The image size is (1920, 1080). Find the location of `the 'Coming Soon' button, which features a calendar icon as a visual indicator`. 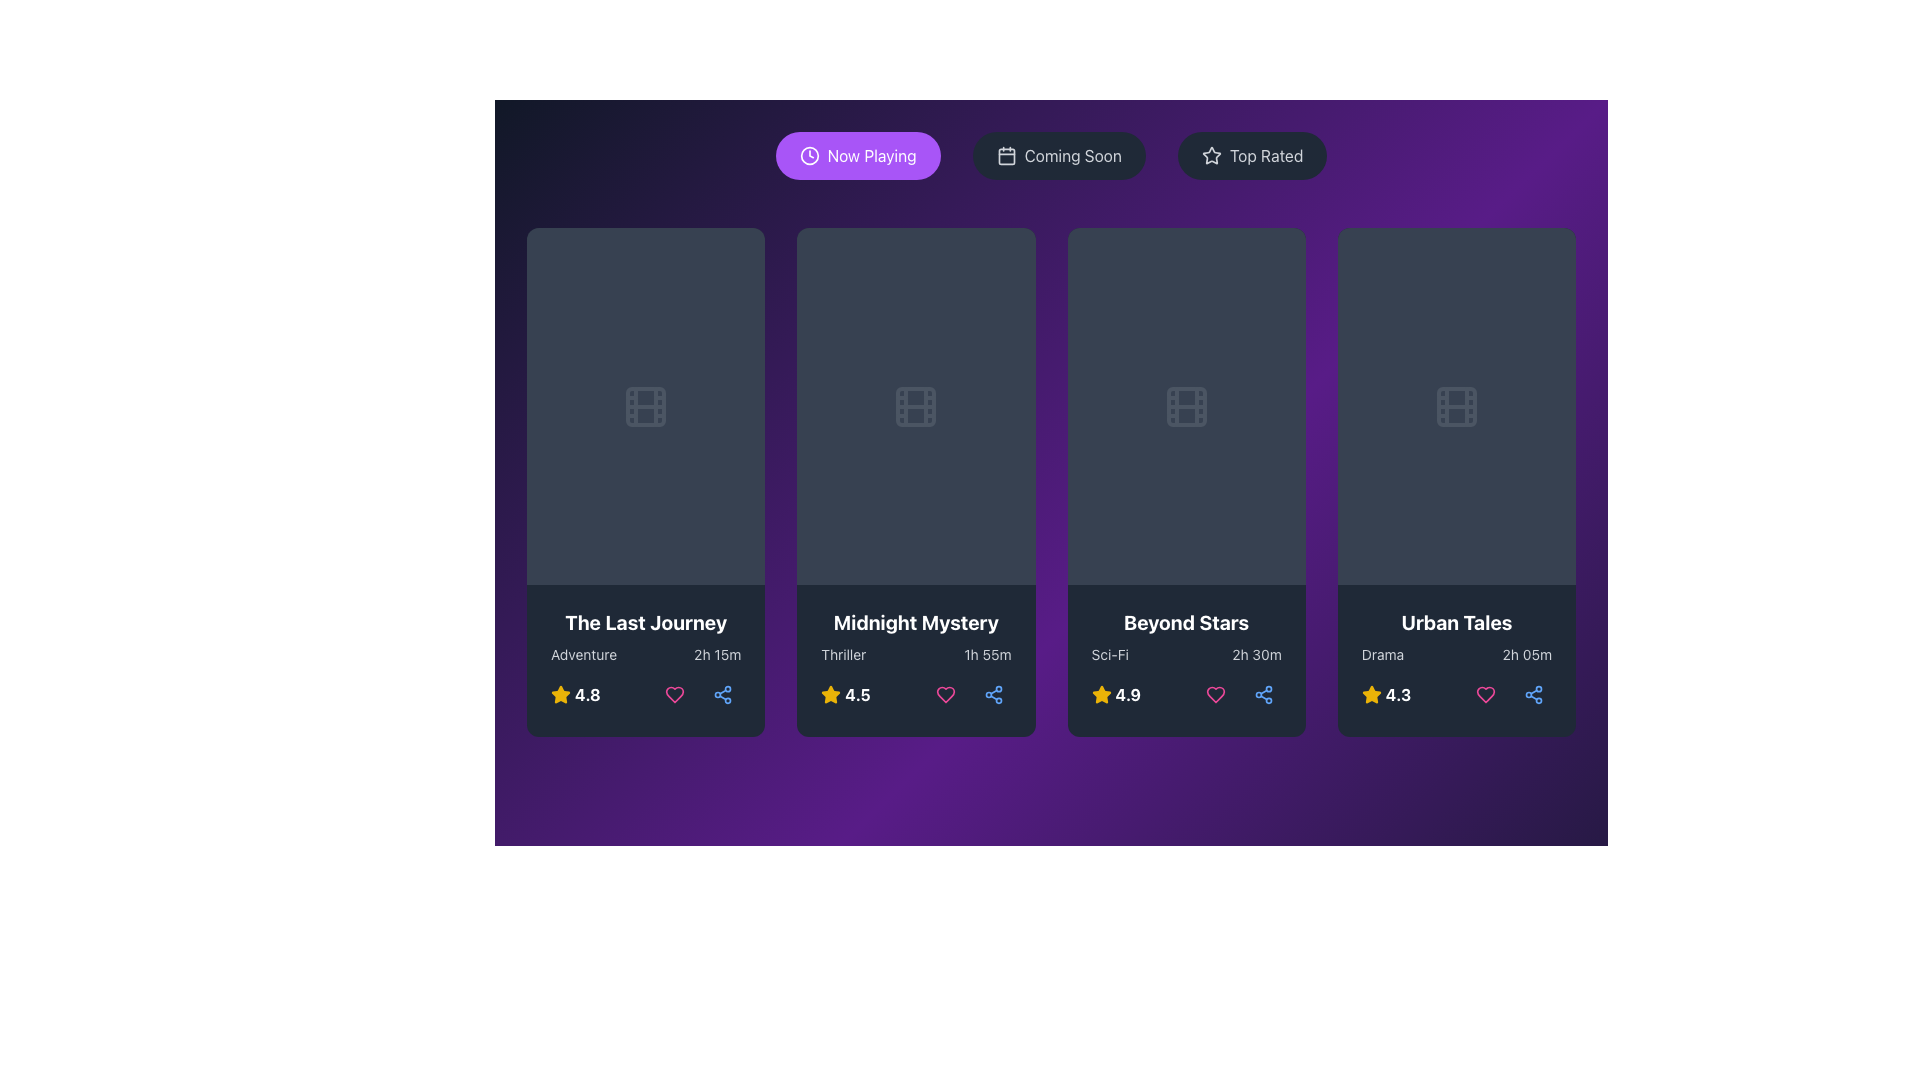

the 'Coming Soon' button, which features a calendar icon as a visual indicator is located at coordinates (1006, 154).